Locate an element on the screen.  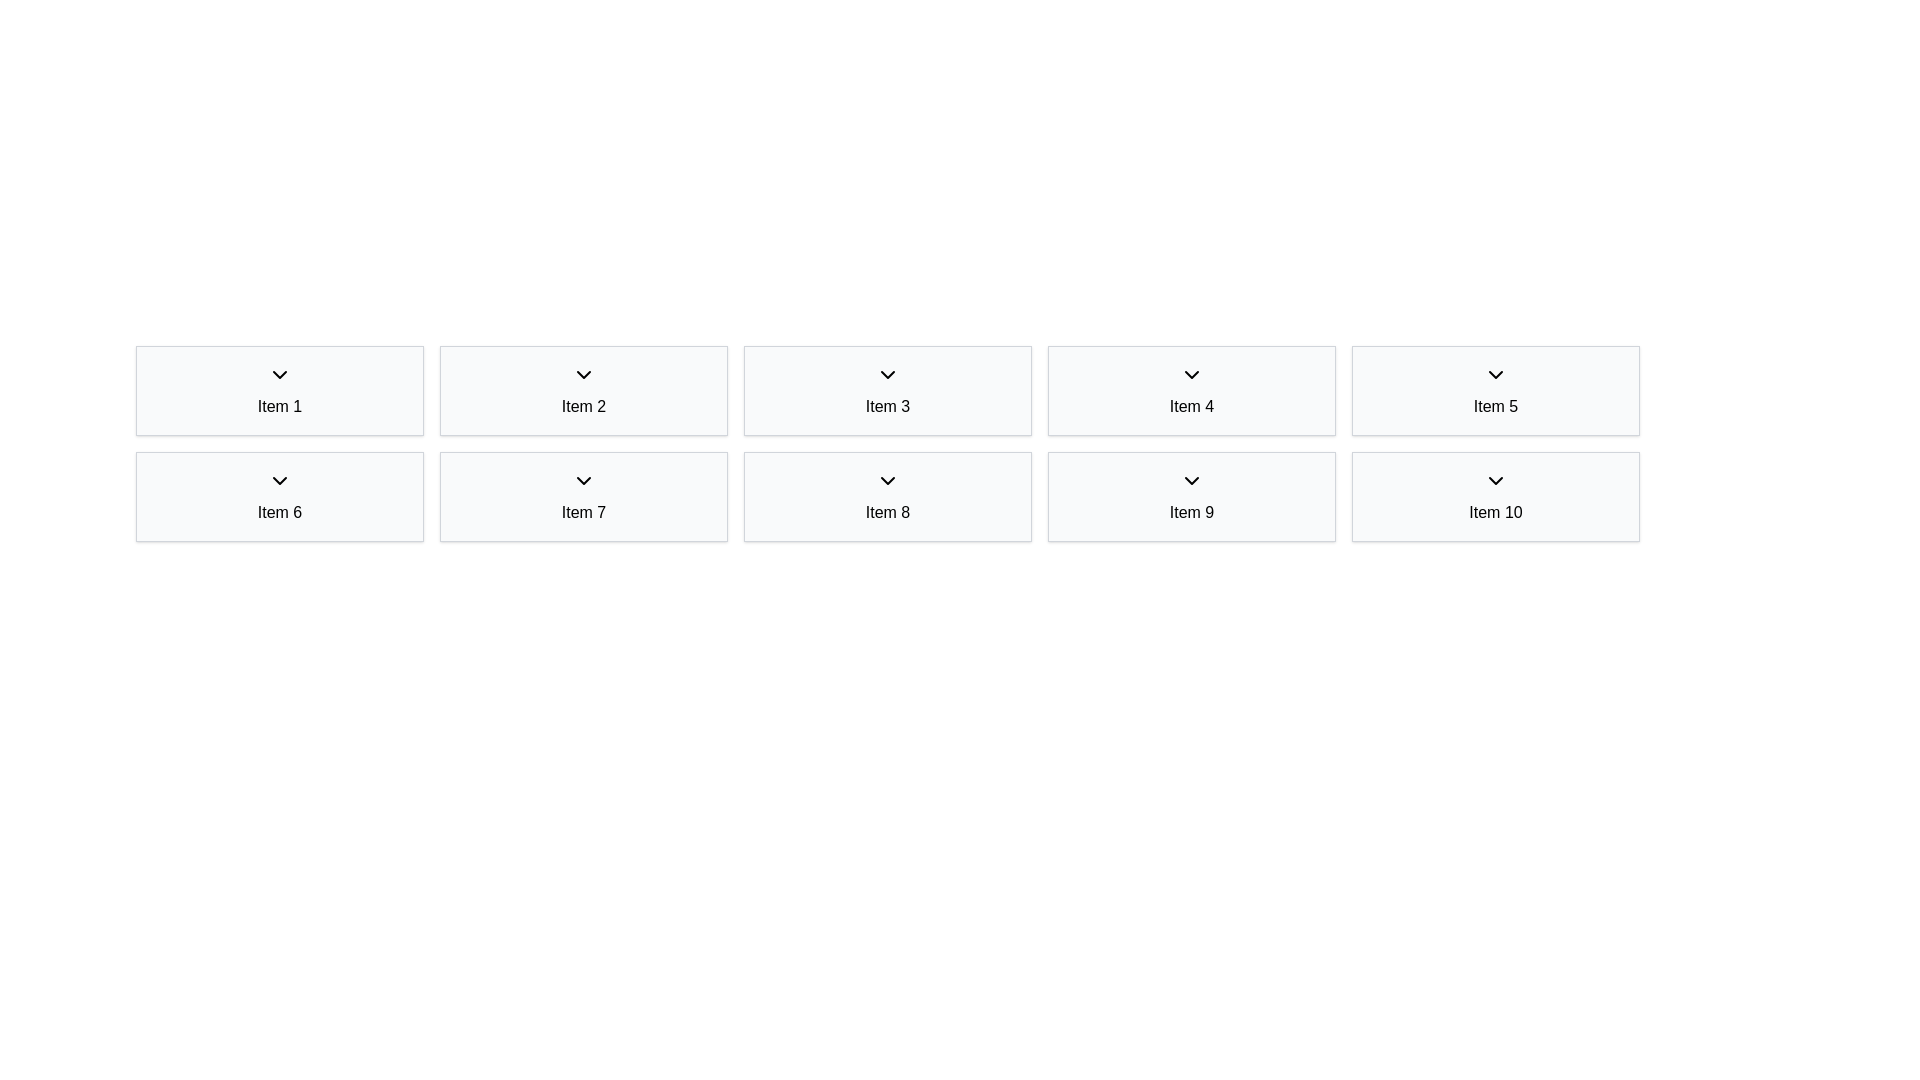
the interactive toggle icon located in the fourth column of the top row, which expands or collapses associated content, to receive feedback is located at coordinates (1191, 374).